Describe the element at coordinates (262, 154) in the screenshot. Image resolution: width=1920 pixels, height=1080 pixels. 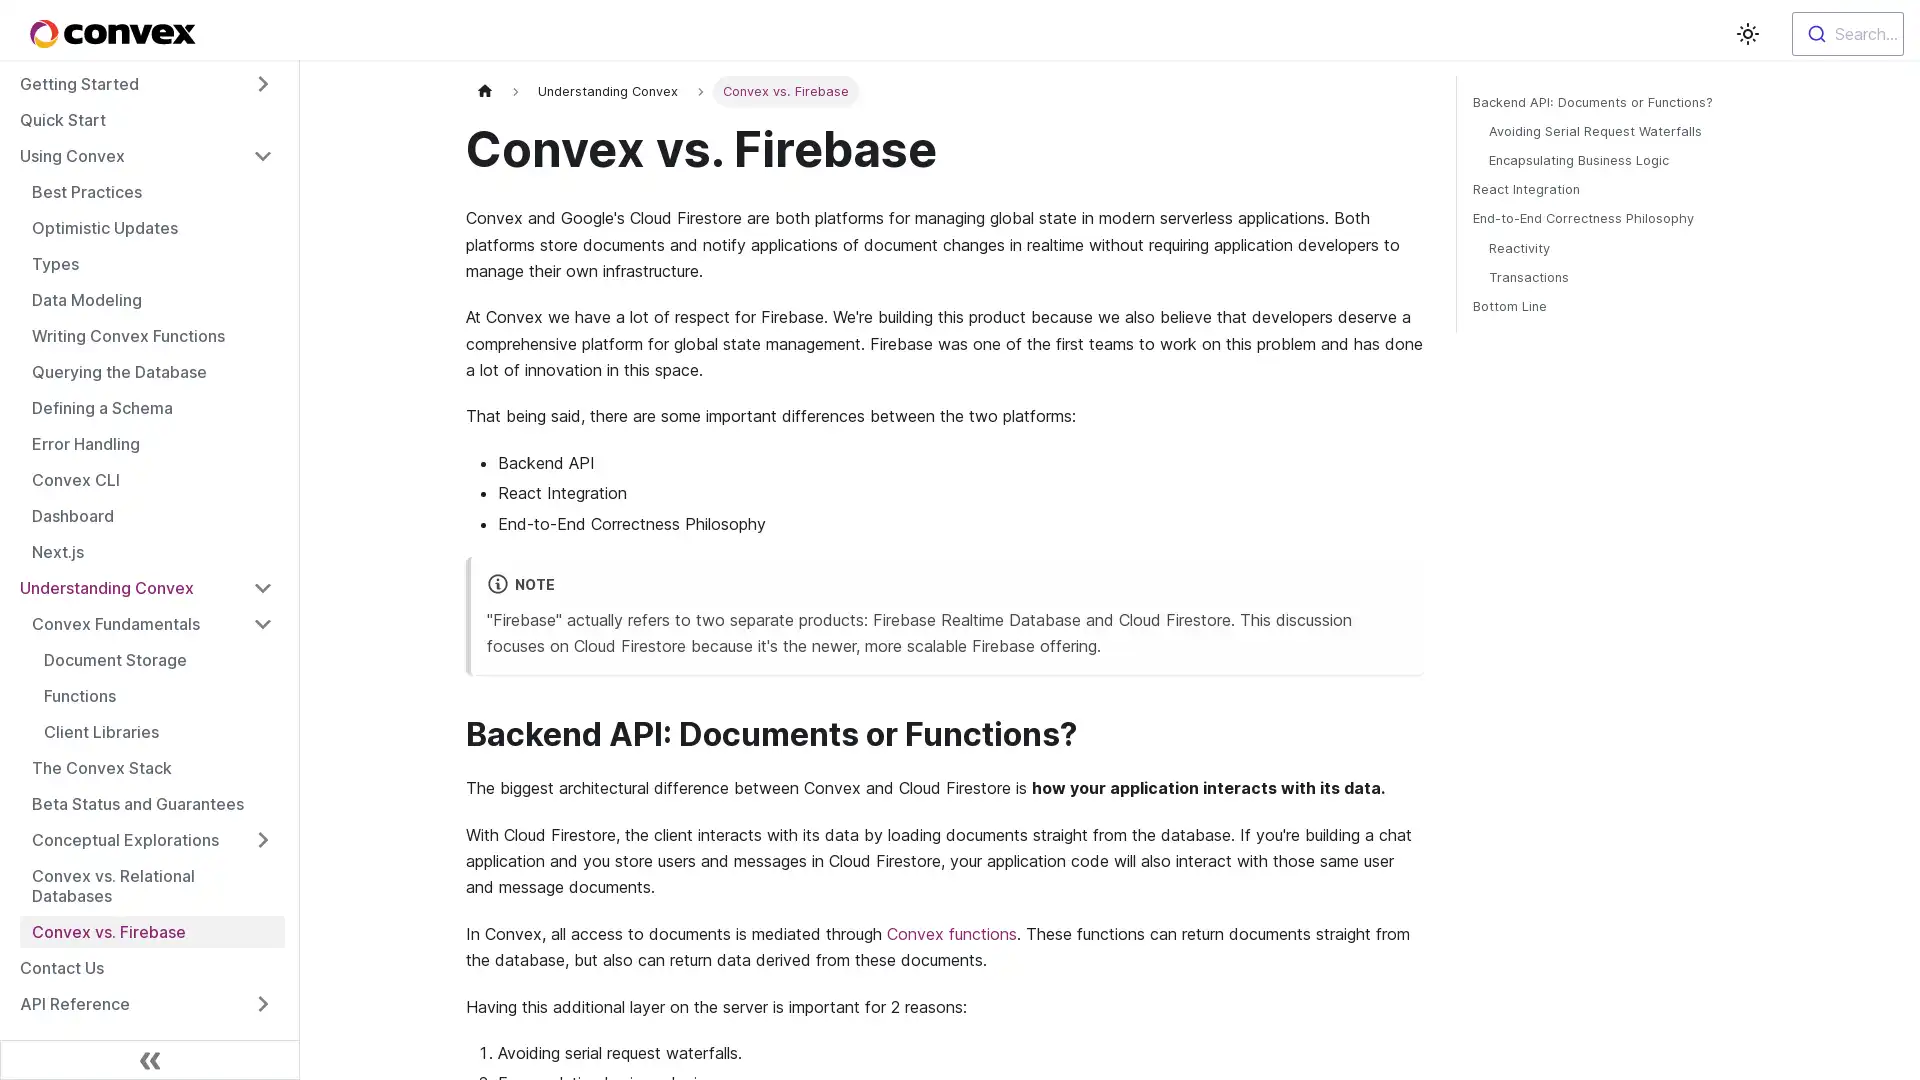
I see `Toggle the collapsible sidebar category 'Using Convex'` at that location.